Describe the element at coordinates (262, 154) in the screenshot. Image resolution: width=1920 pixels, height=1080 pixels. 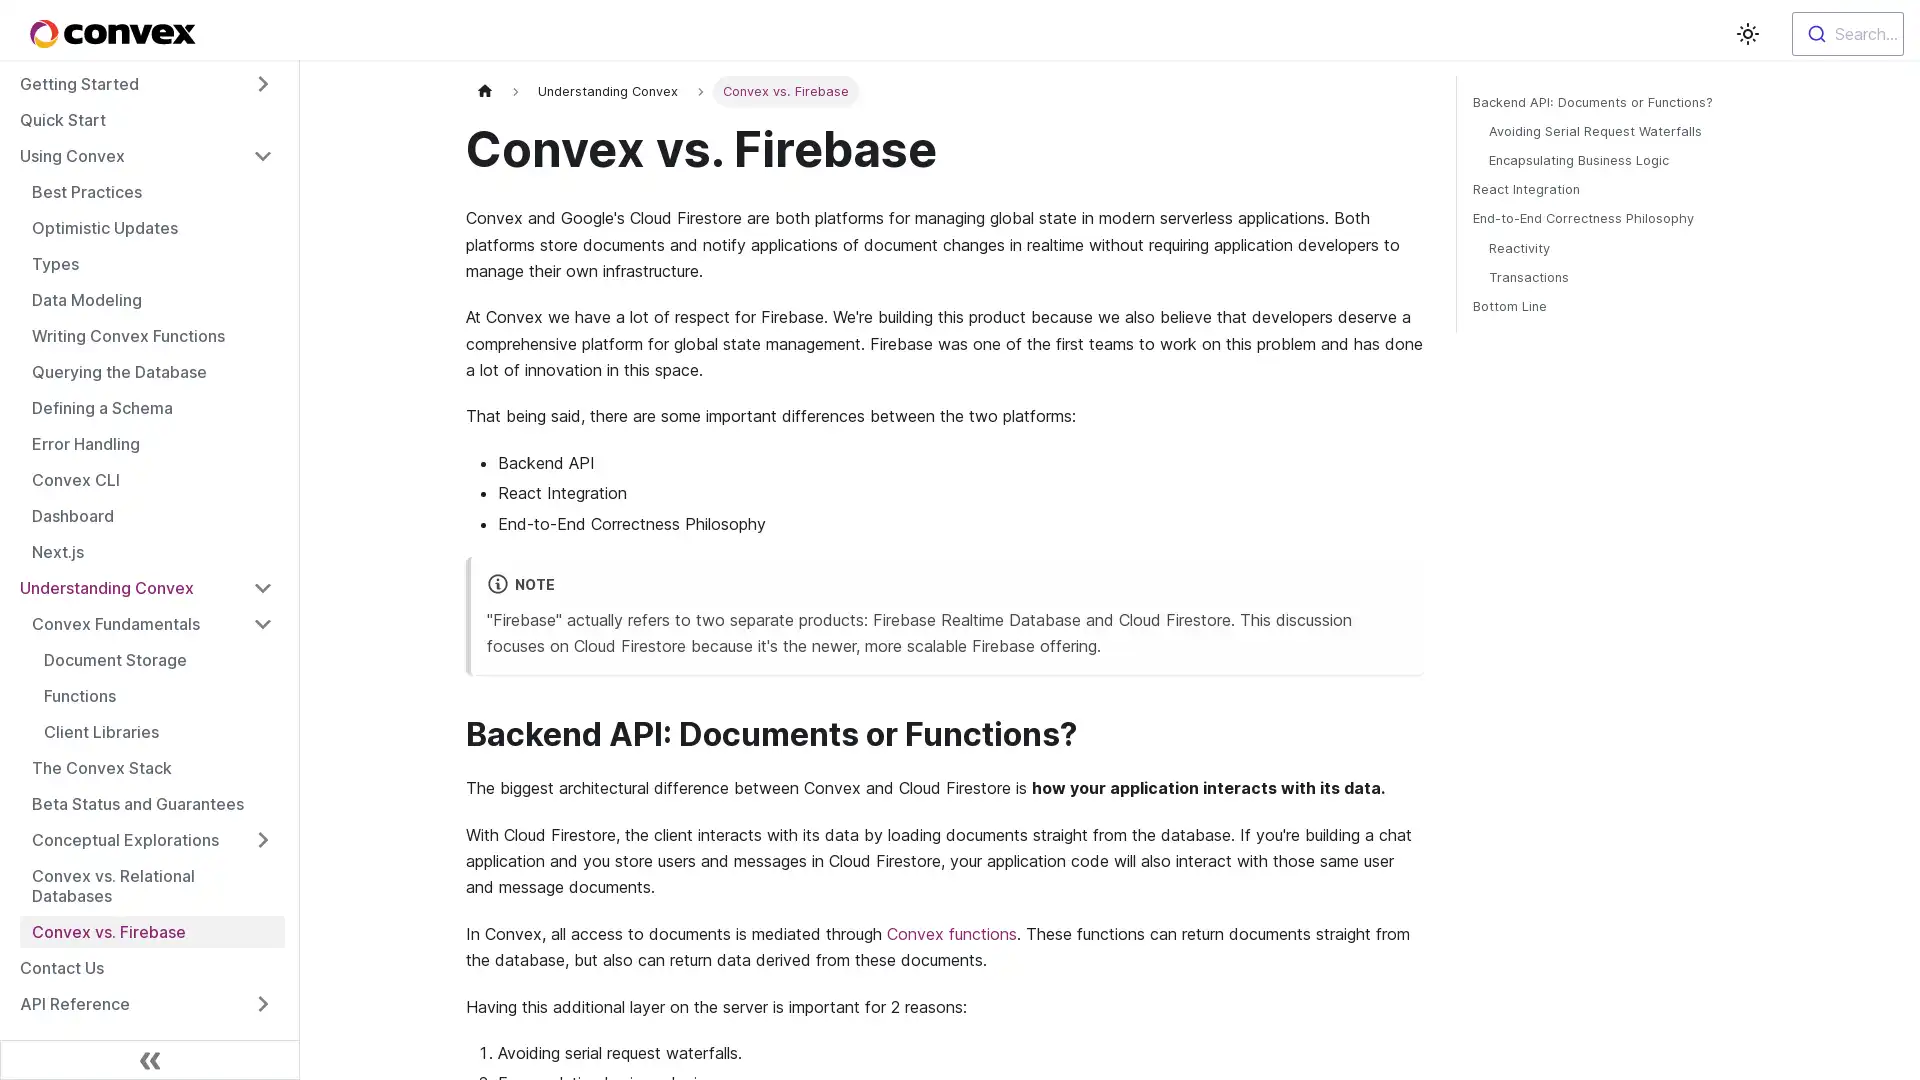
I see `Toggle the collapsible sidebar category 'Using Convex'` at that location.